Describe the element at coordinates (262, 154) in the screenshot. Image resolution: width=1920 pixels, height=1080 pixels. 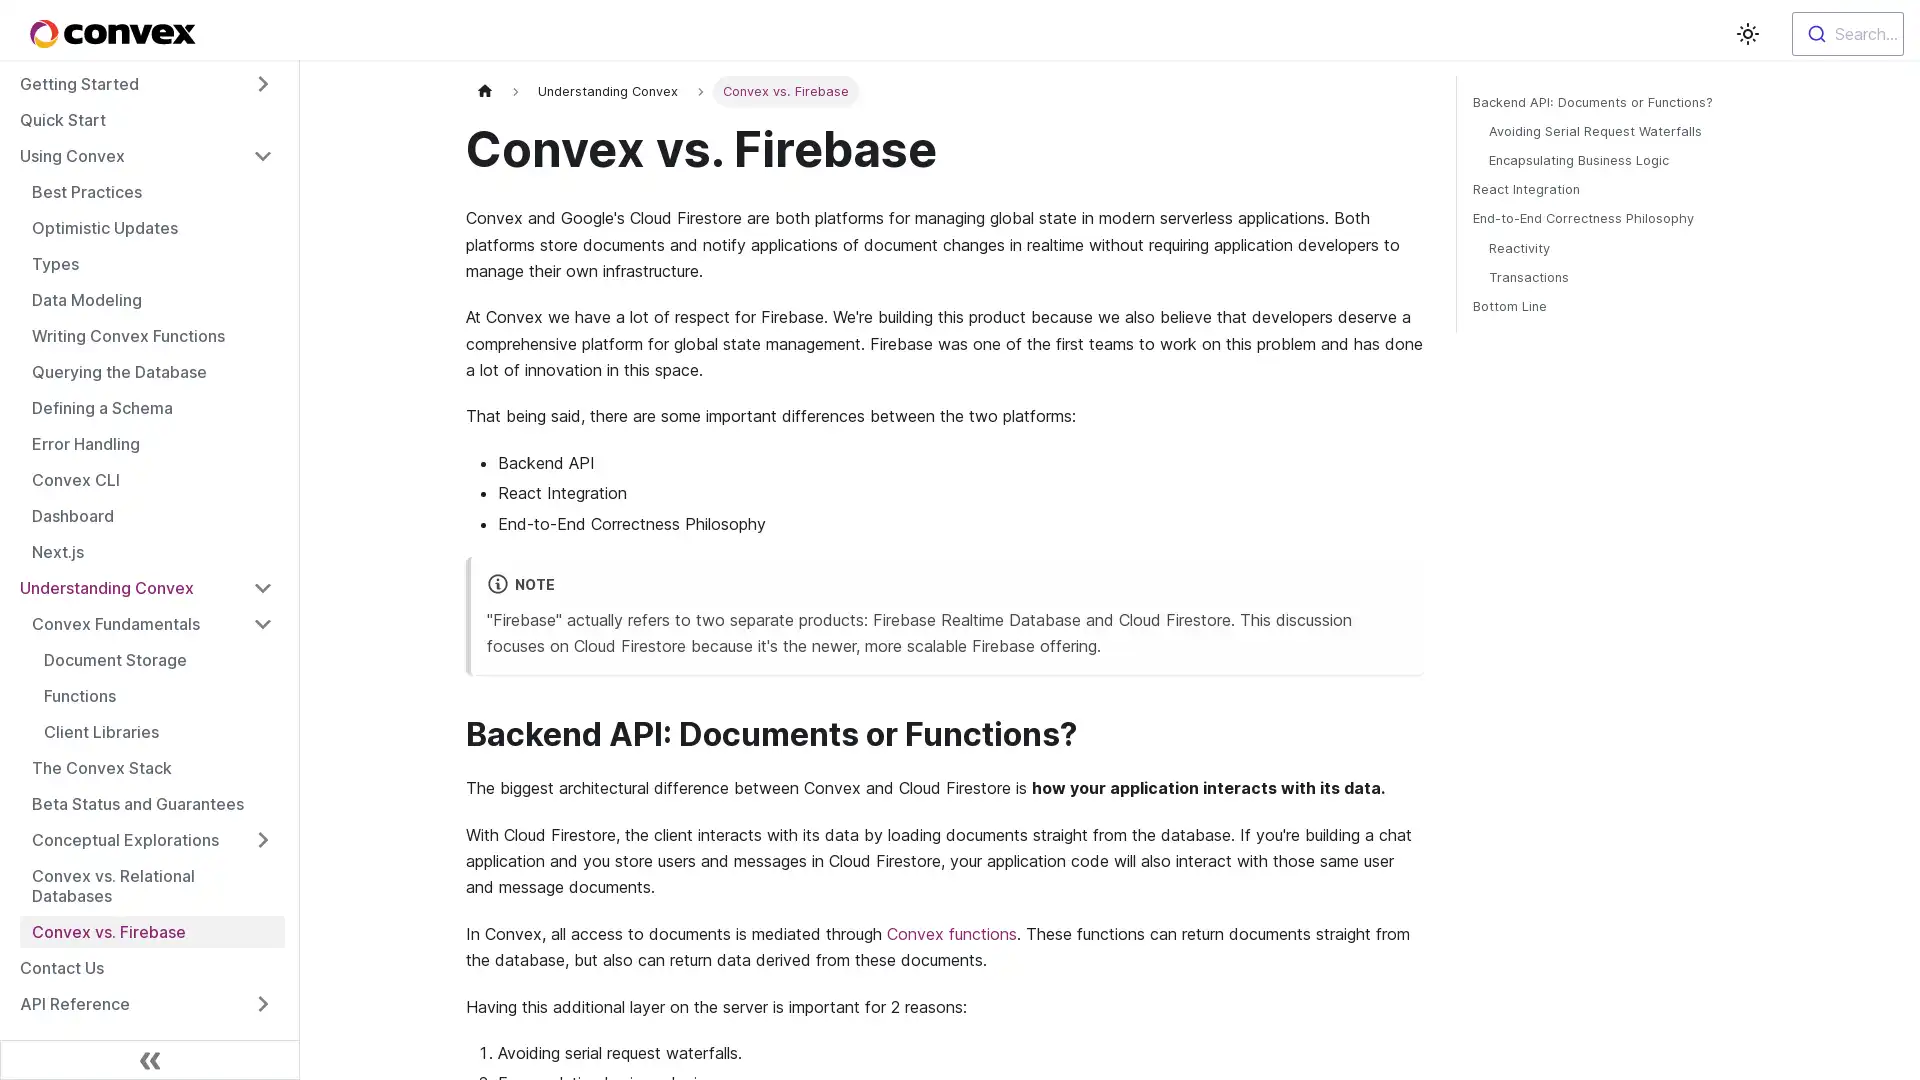
I see `Toggle the collapsible sidebar category 'Using Convex'` at that location.